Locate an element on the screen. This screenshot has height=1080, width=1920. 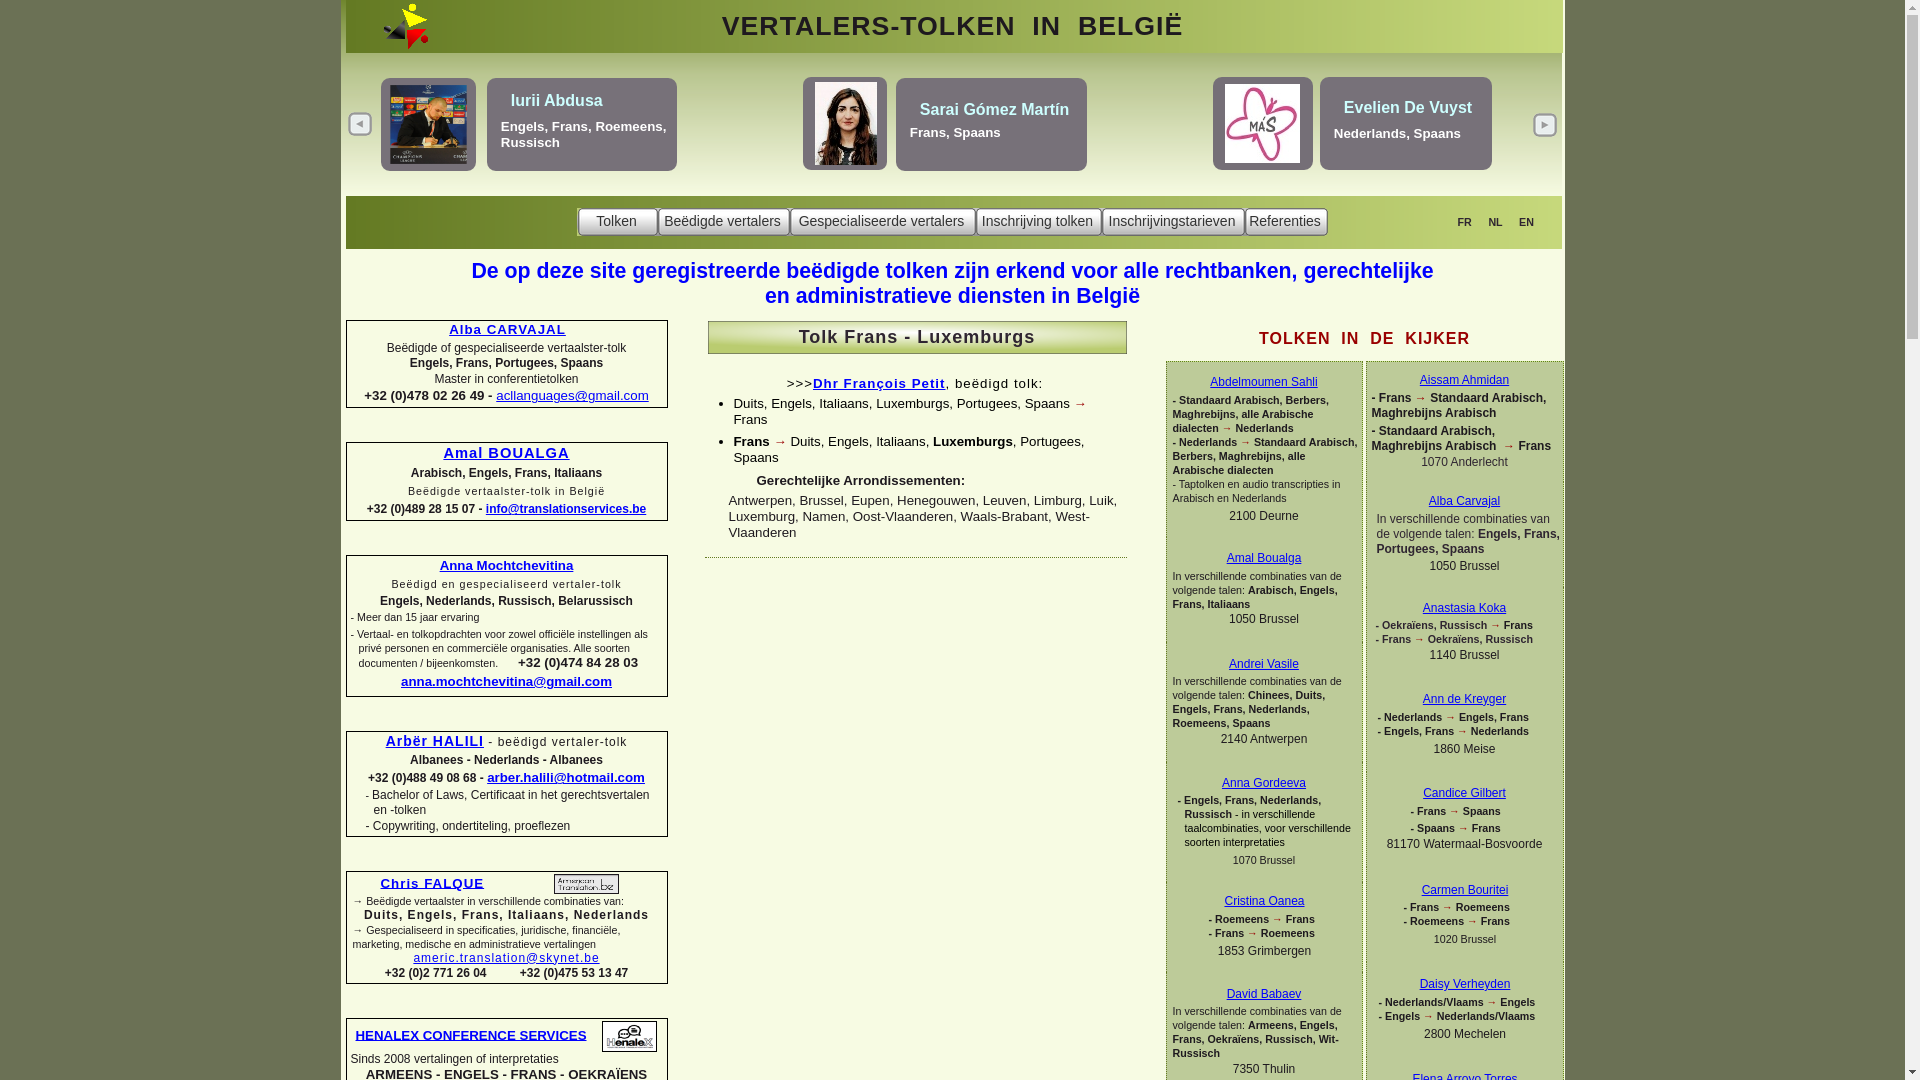
'acllanguages@gmail.com' is located at coordinates (570, 395).